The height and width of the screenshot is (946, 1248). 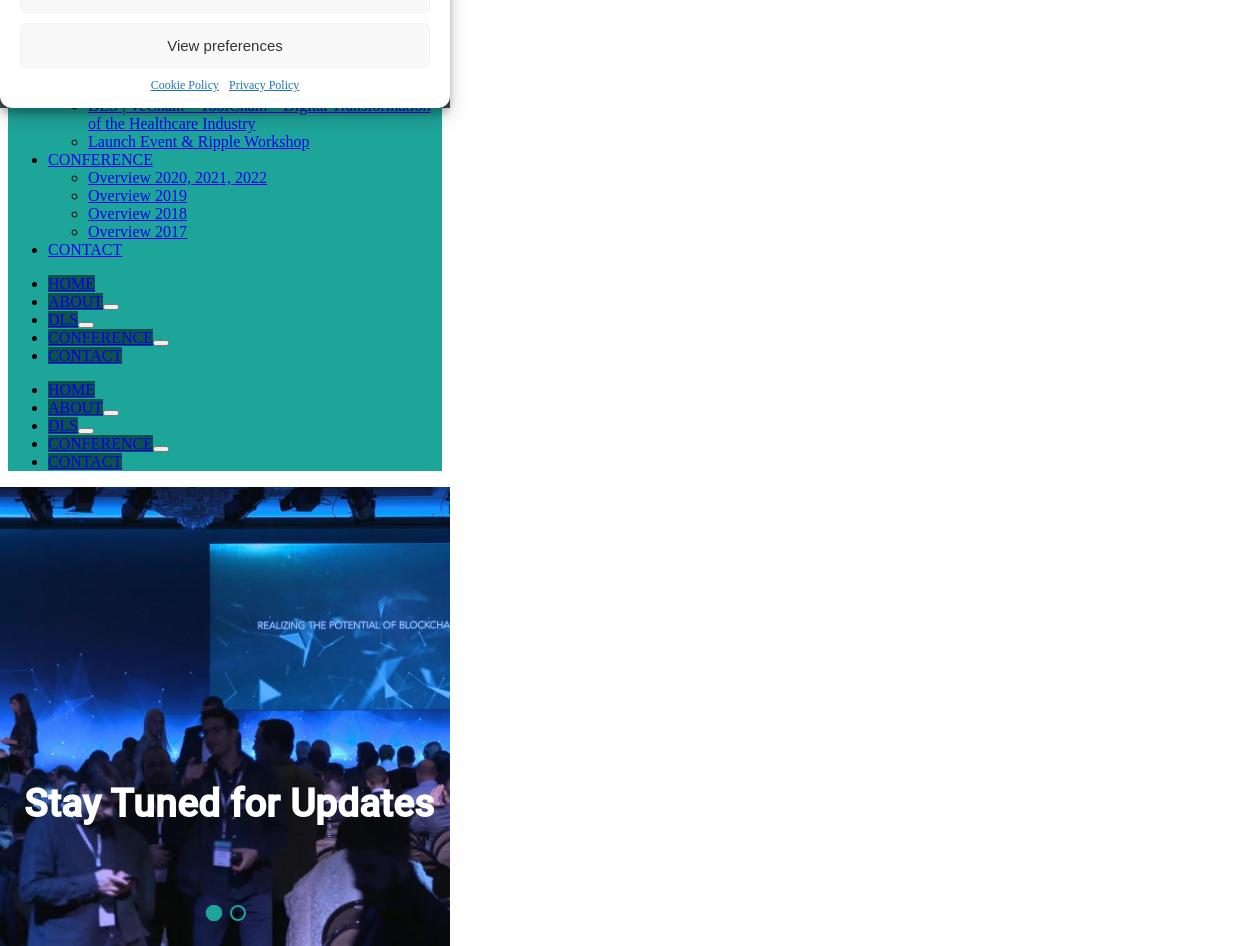 I want to click on 'Overview 2020, 2021, 2022', so click(x=176, y=176).